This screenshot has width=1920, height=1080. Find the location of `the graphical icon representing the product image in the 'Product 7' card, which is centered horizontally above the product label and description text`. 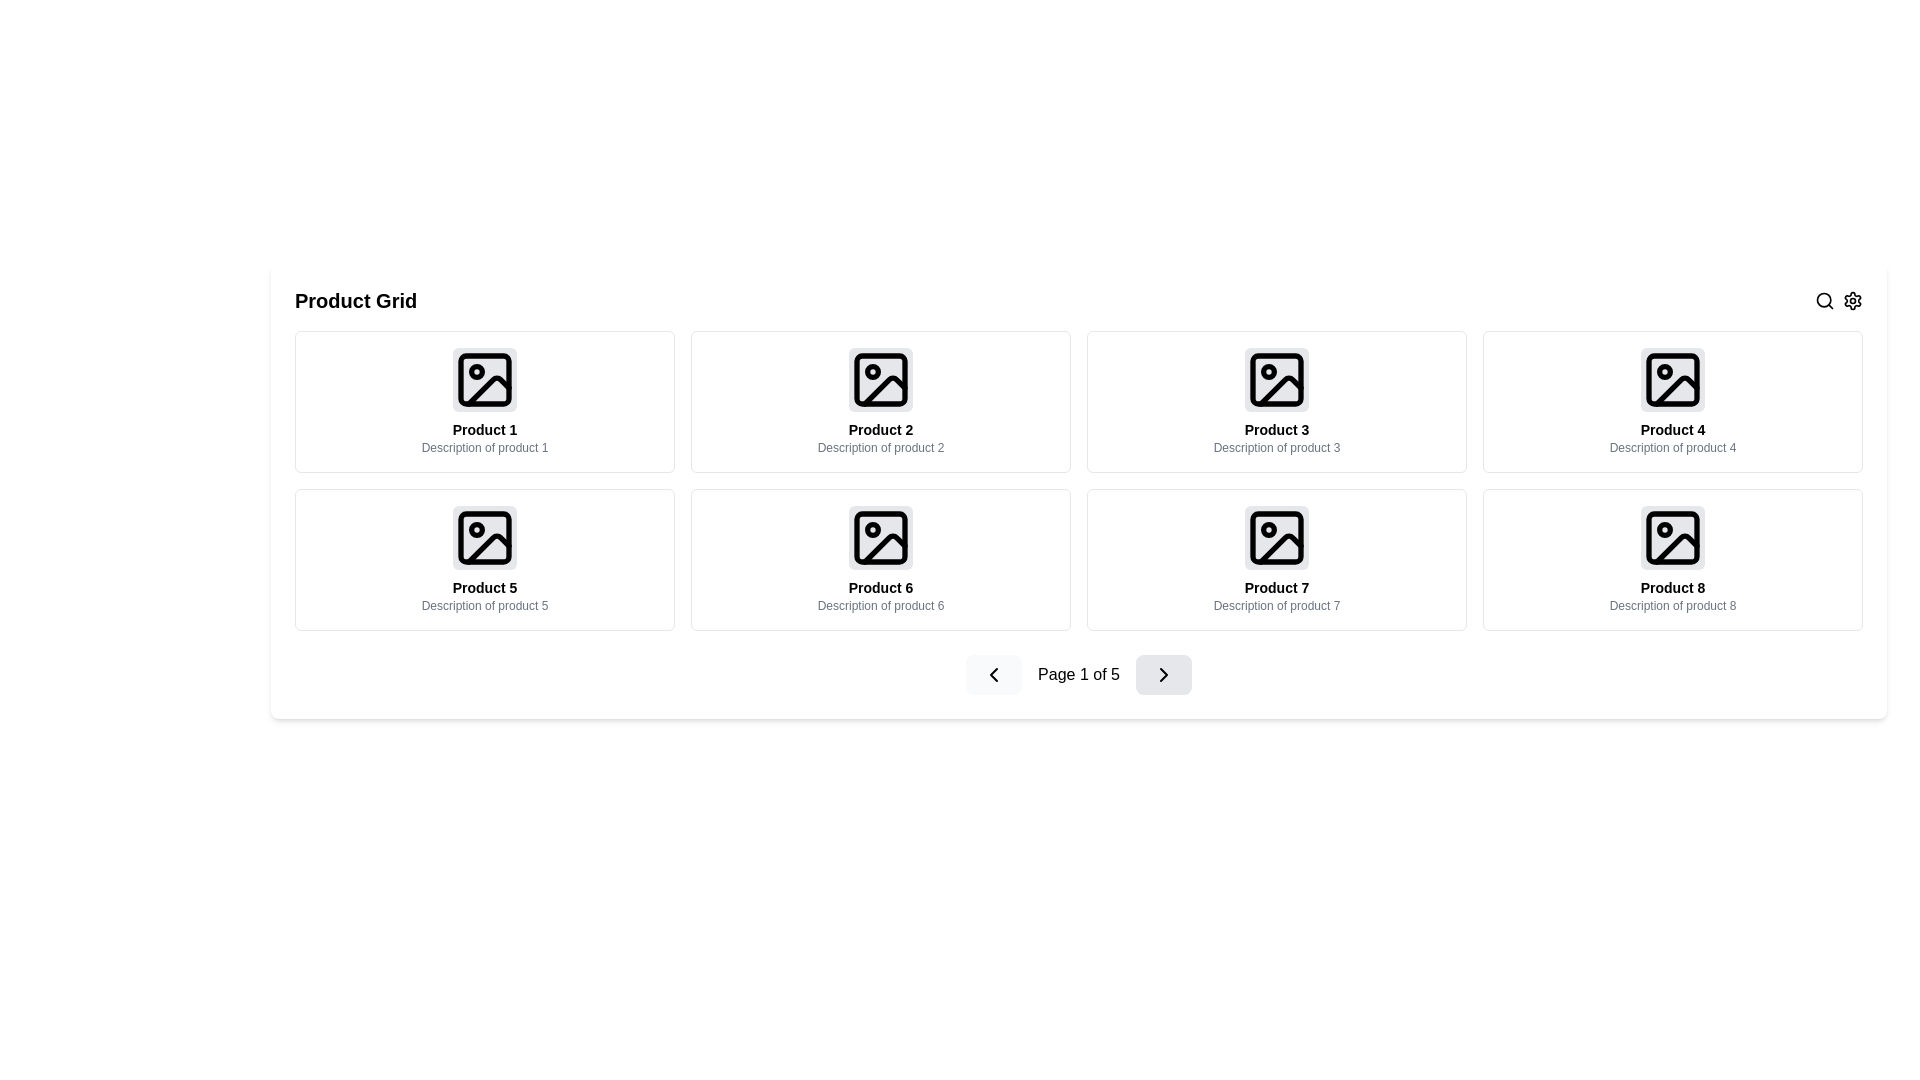

the graphical icon representing the product image in the 'Product 7' card, which is centered horizontally above the product label and description text is located at coordinates (1275, 536).